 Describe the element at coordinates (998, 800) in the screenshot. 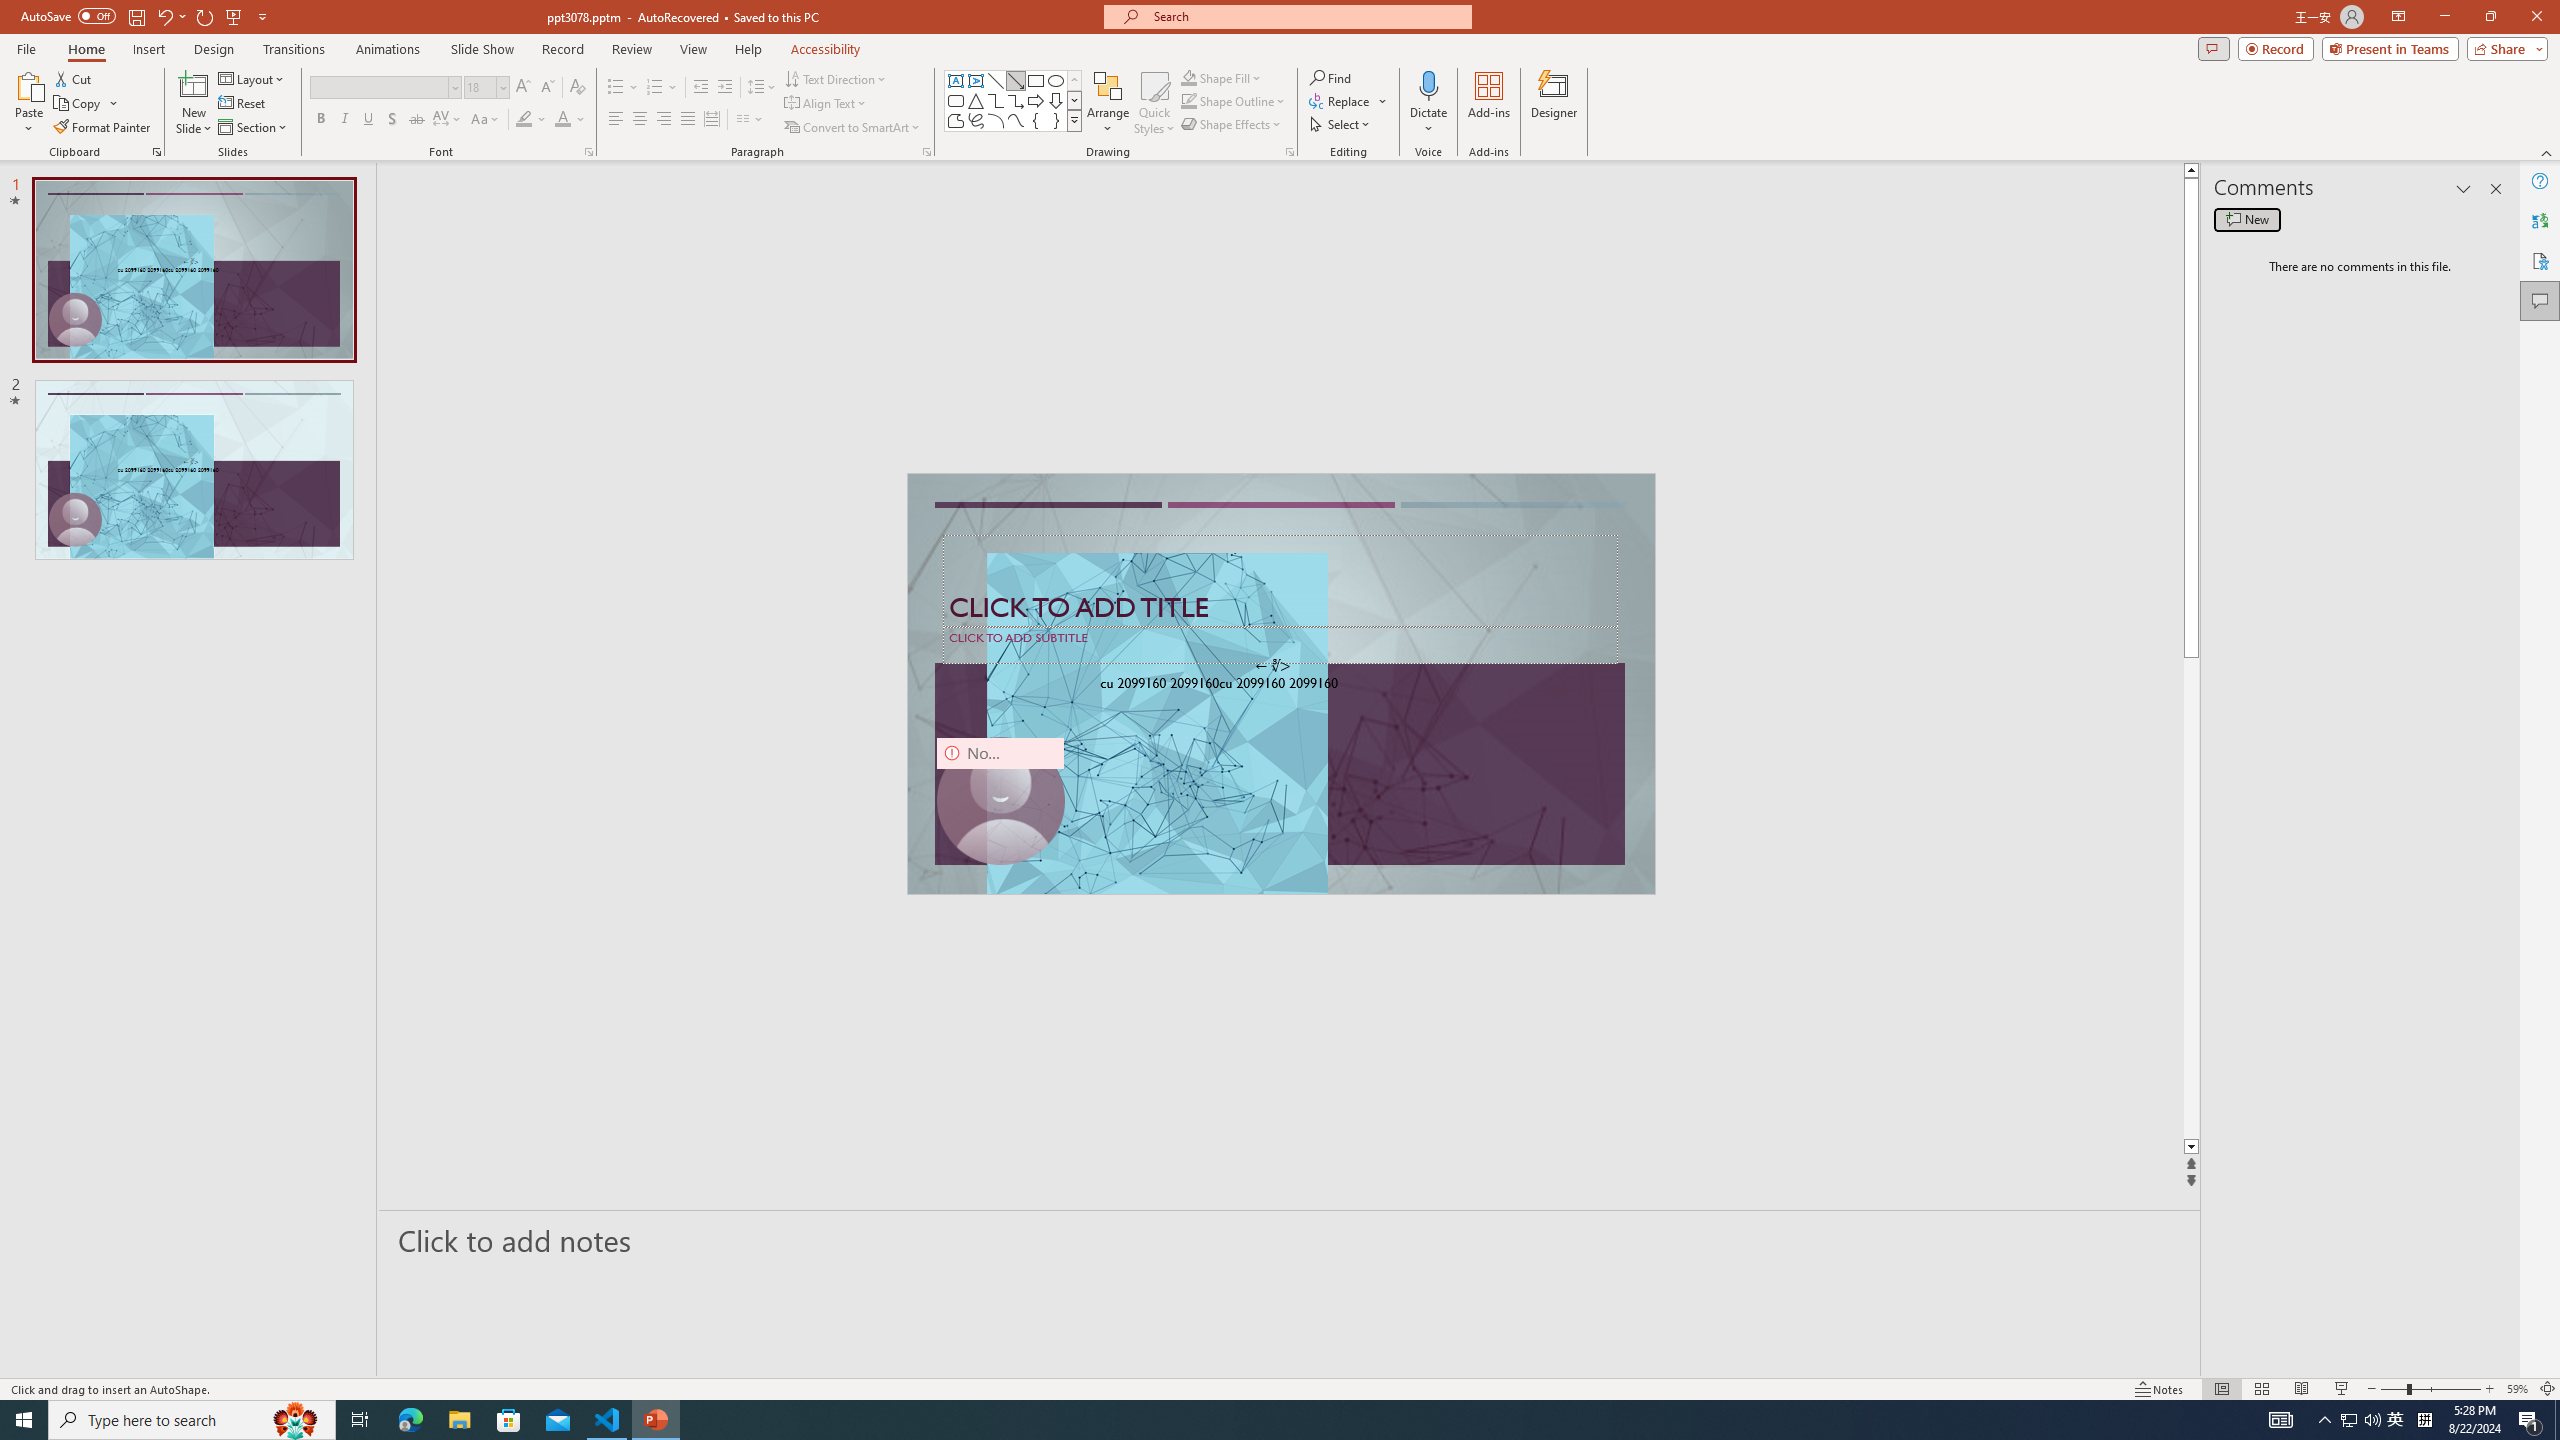

I see `'Camera 9, No camera detected.'` at that location.